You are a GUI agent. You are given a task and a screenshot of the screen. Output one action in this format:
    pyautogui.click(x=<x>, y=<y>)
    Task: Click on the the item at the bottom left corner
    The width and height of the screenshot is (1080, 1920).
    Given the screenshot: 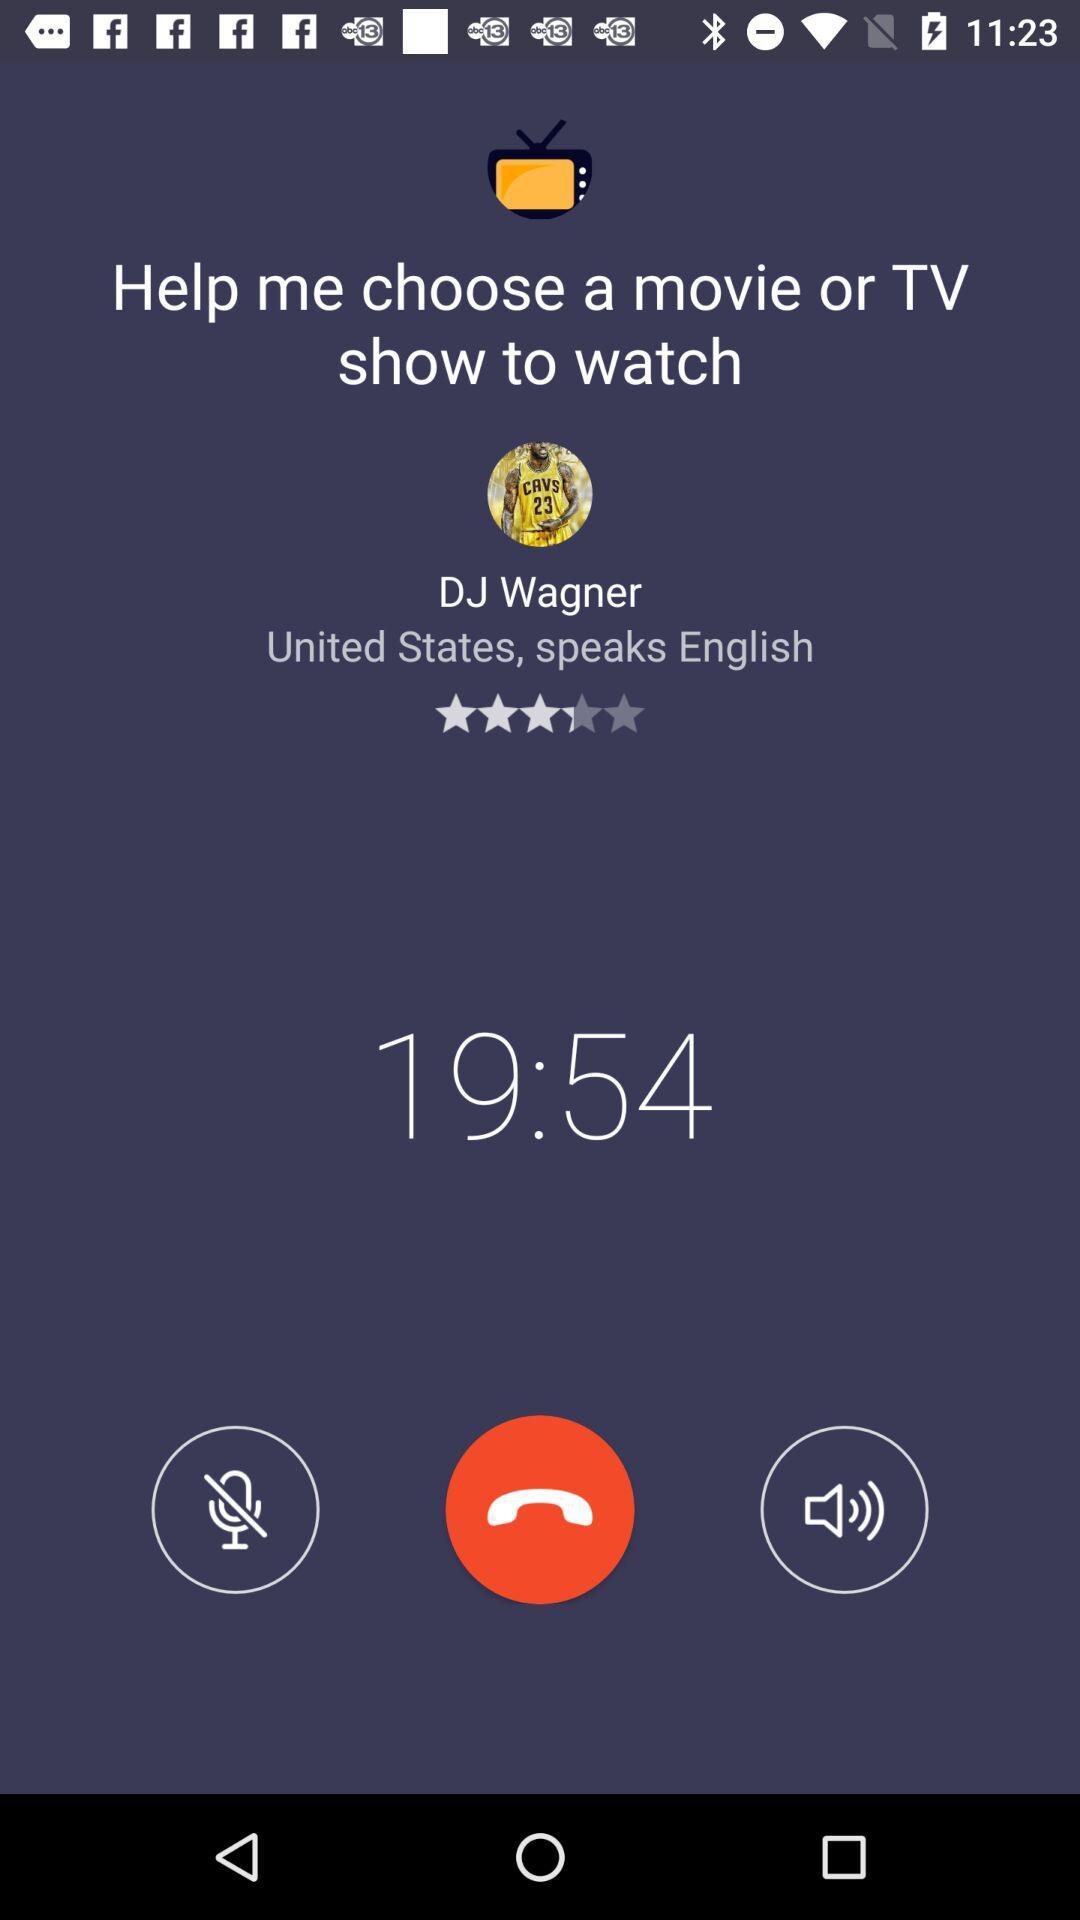 What is the action you would take?
    pyautogui.click(x=234, y=1509)
    